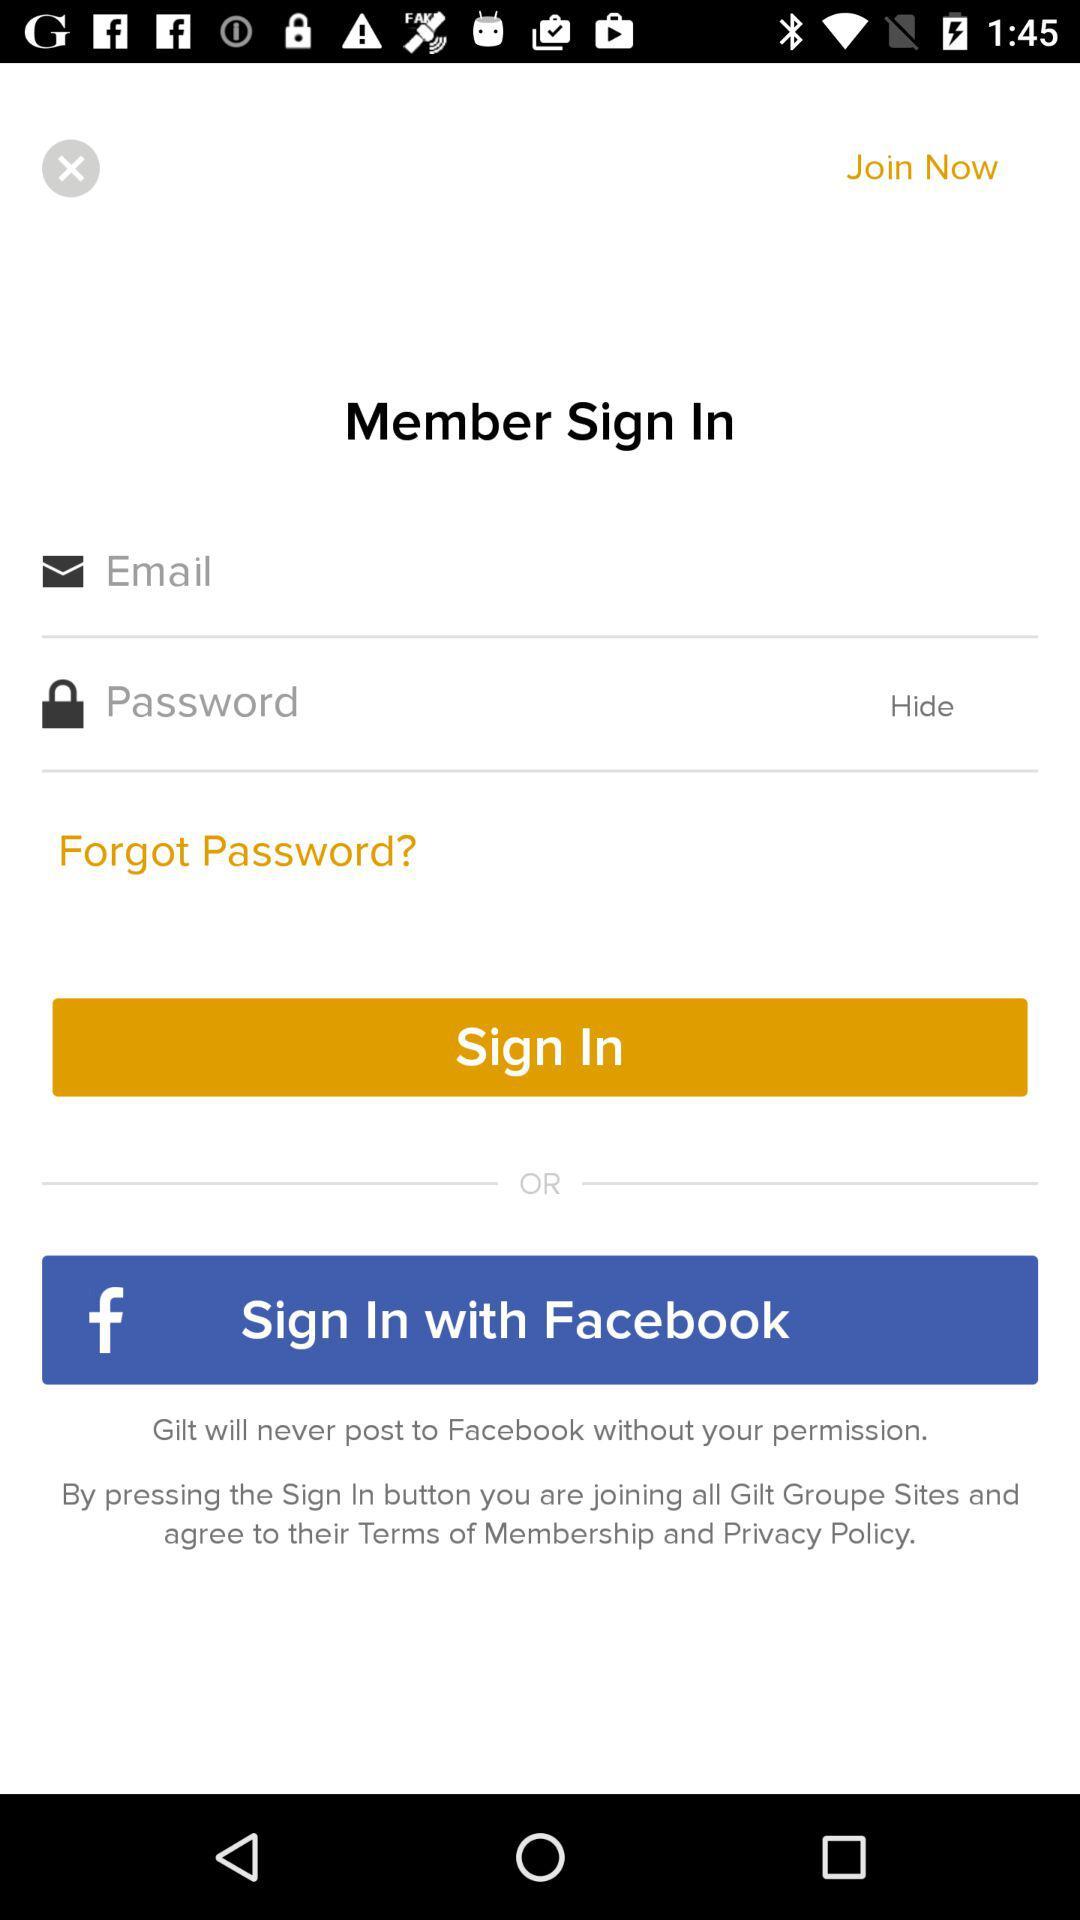 This screenshot has height=1920, width=1080. Describe the element at coordinates (922, 706) in the screenshot. I see `icon on the right` at that location.